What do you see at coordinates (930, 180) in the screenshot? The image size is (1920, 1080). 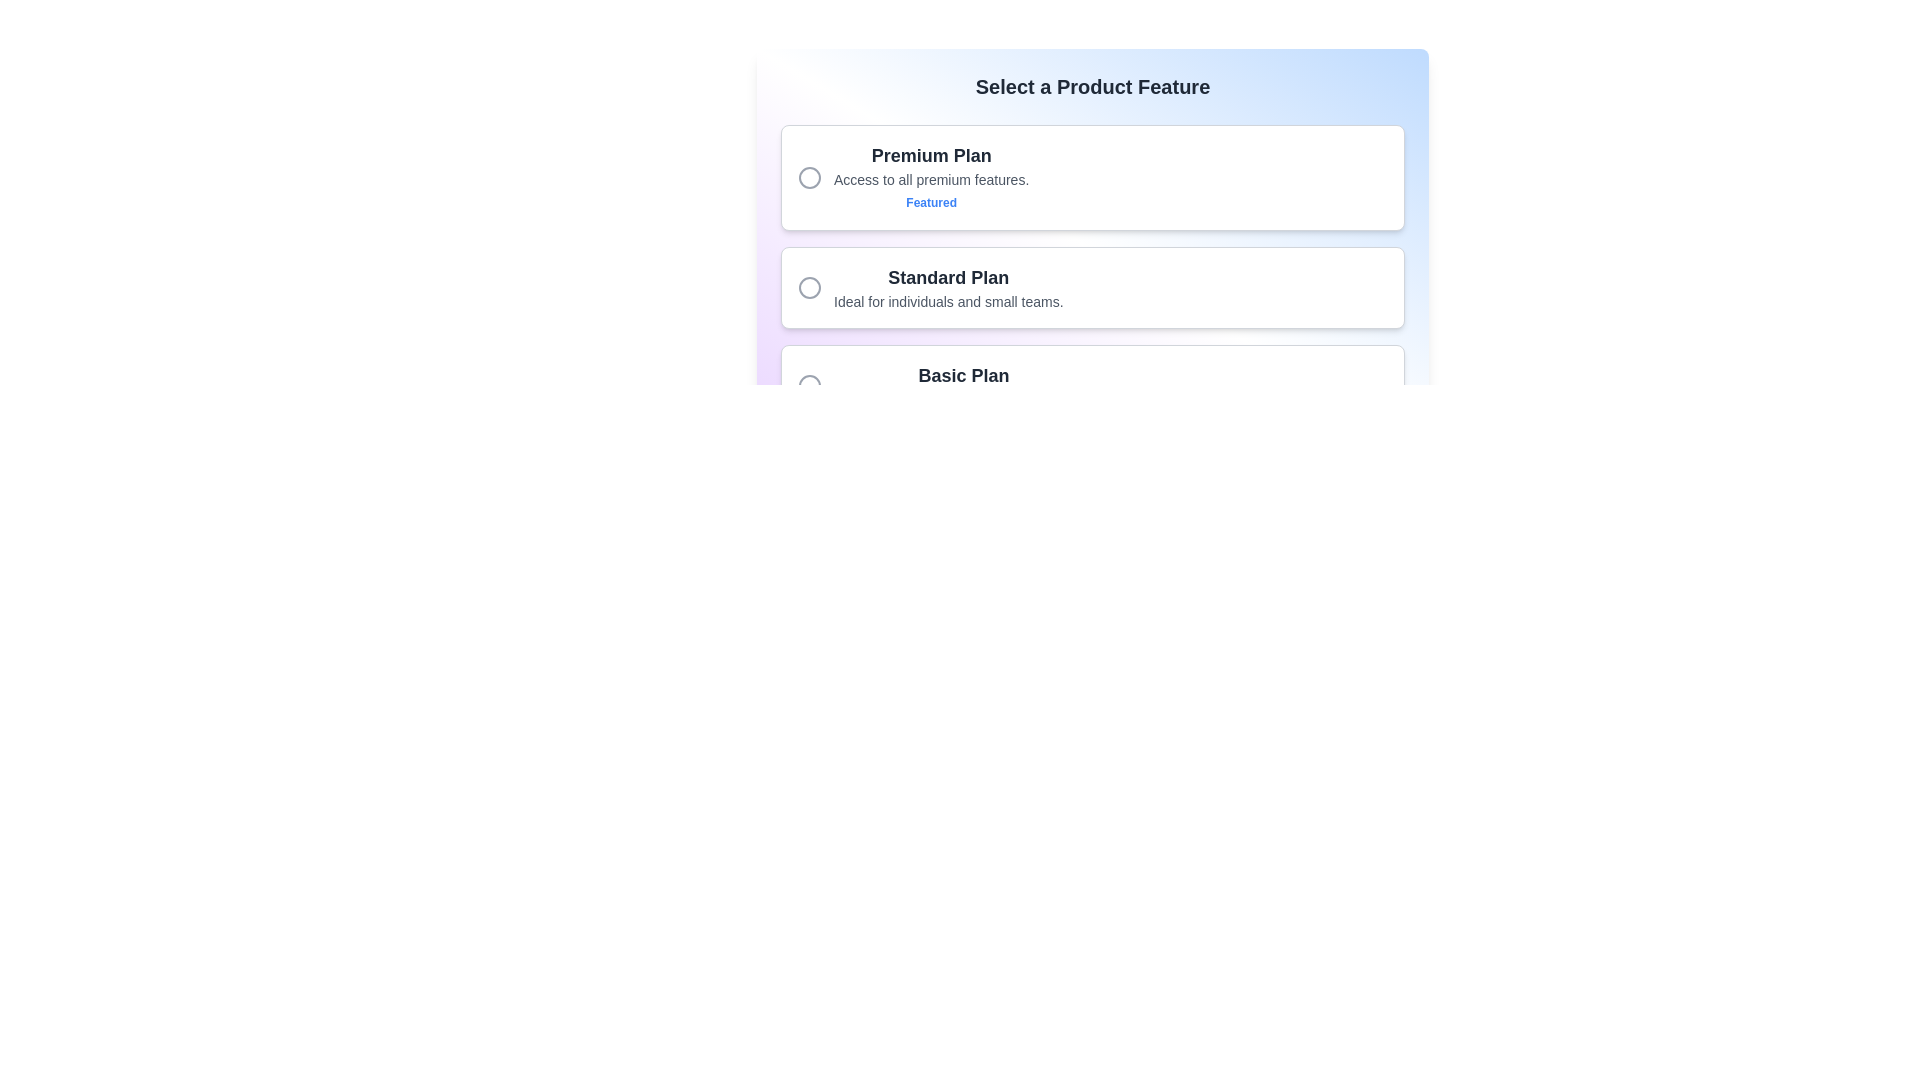 I see `the static text label providing descriptive information about the Premium Plan features, located below the 'Premium Plan' heading and above the 'Featured' label` at bounding box center [930, 180].